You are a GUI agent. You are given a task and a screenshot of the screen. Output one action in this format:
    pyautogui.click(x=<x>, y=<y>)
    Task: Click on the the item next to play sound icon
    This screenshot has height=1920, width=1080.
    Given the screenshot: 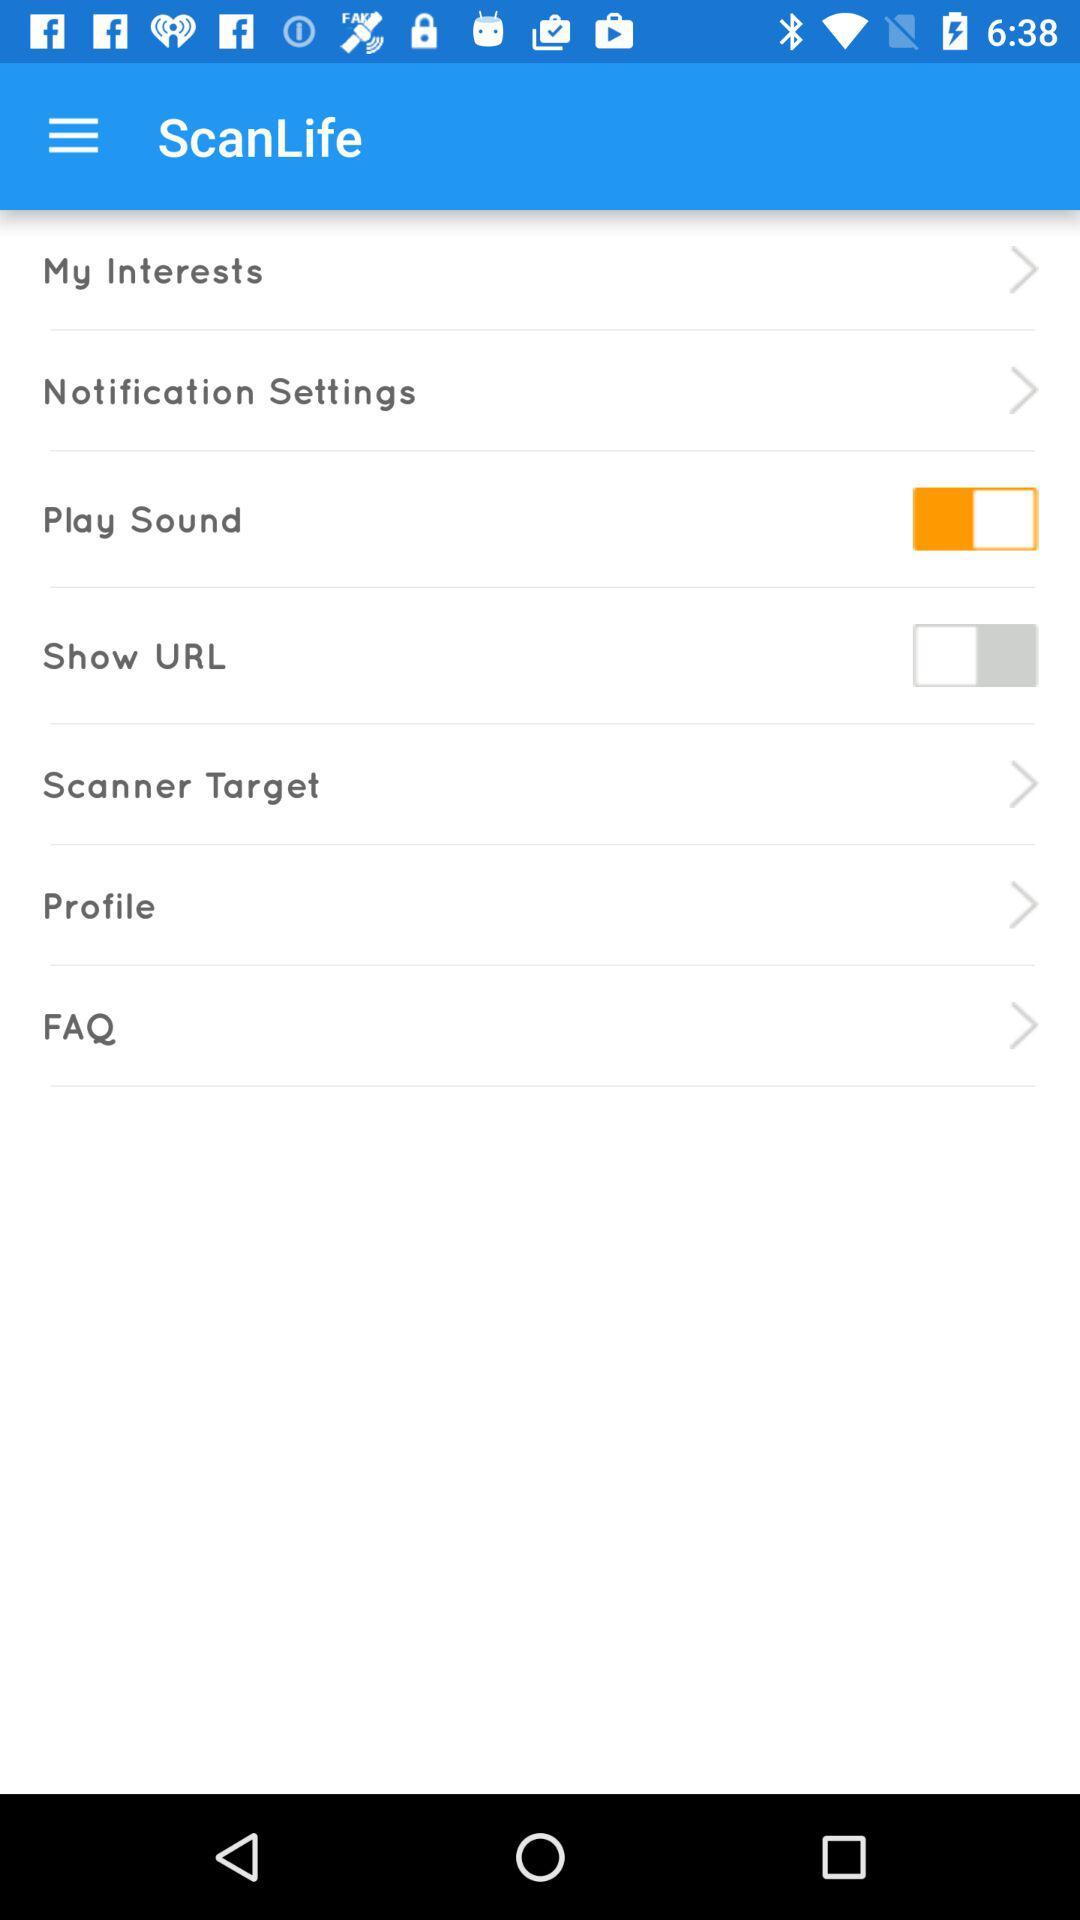 What is the action you would take?
    pyautogui.click(x=974, y=518)
    